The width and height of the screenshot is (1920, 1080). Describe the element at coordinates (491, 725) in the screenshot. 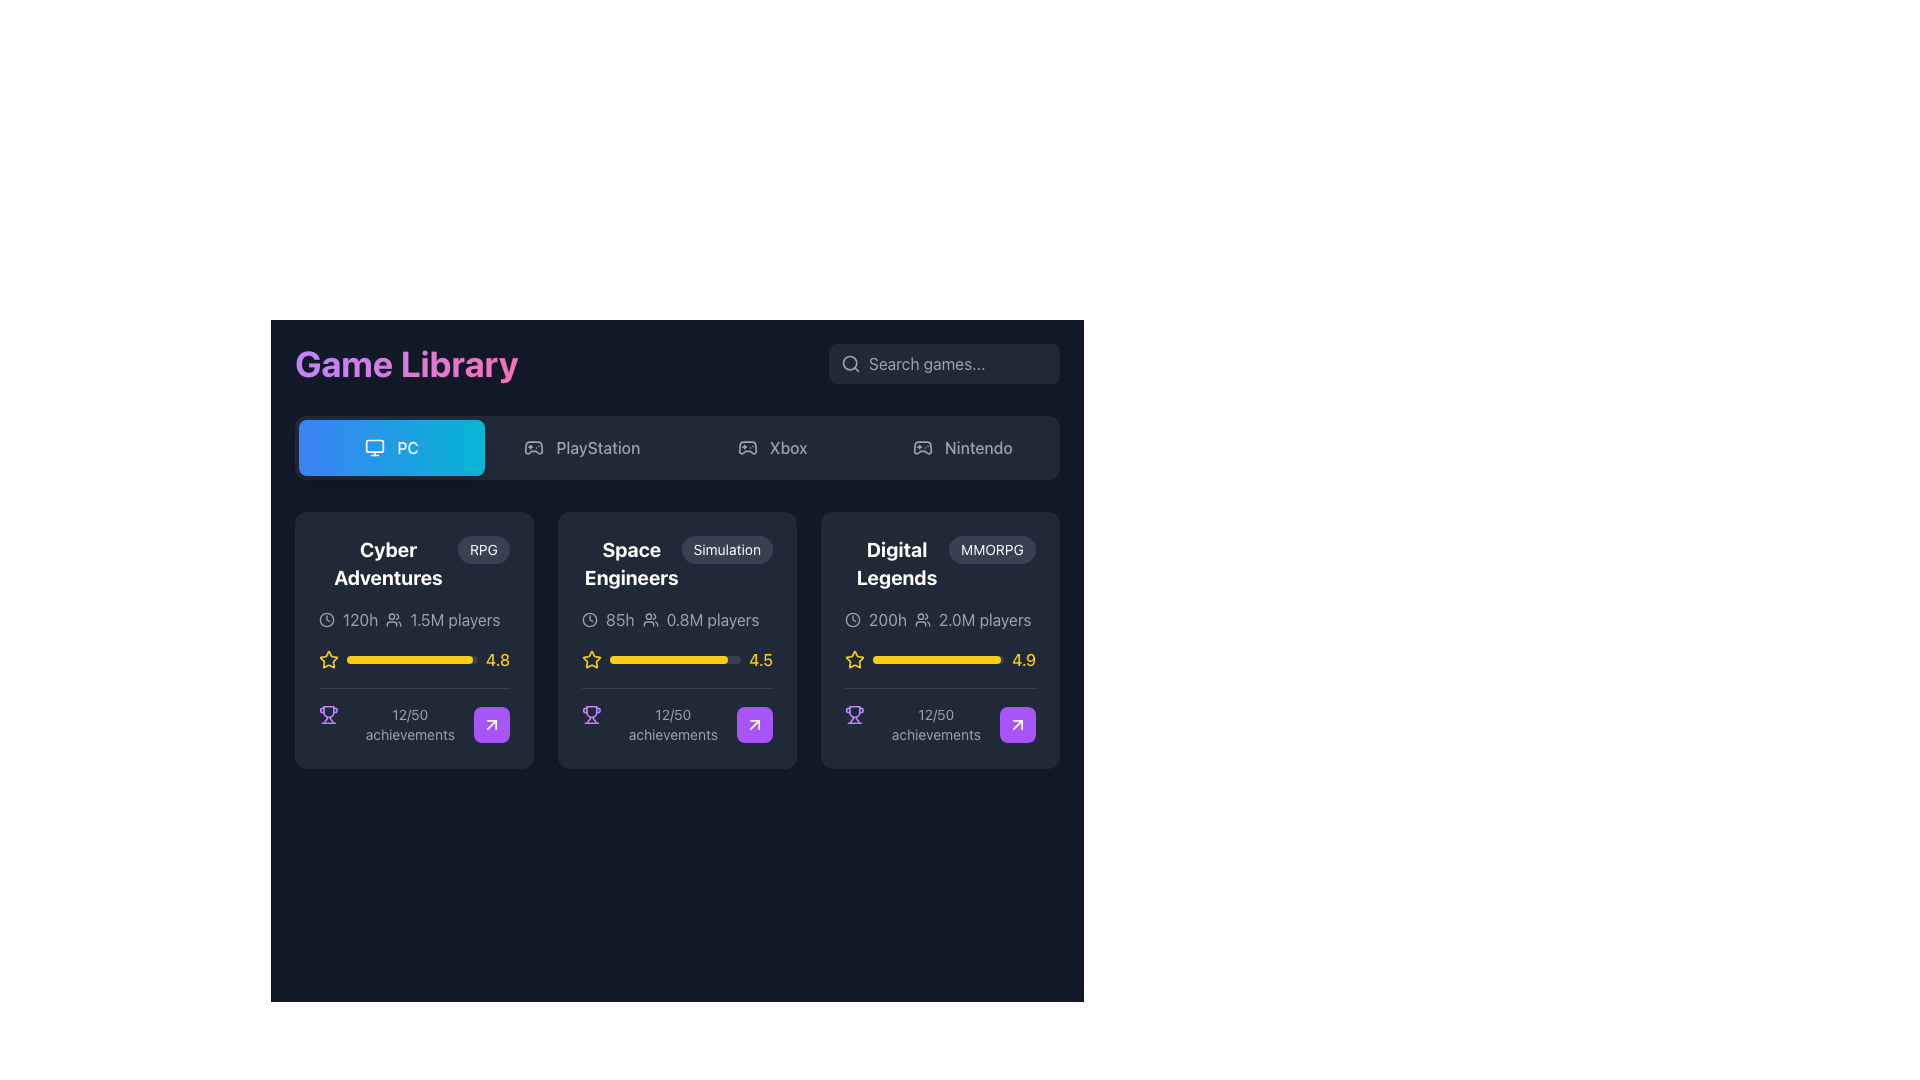

I see `the button located at the bottom-right corner of the 'Cyber Adventures' game card` at that location.